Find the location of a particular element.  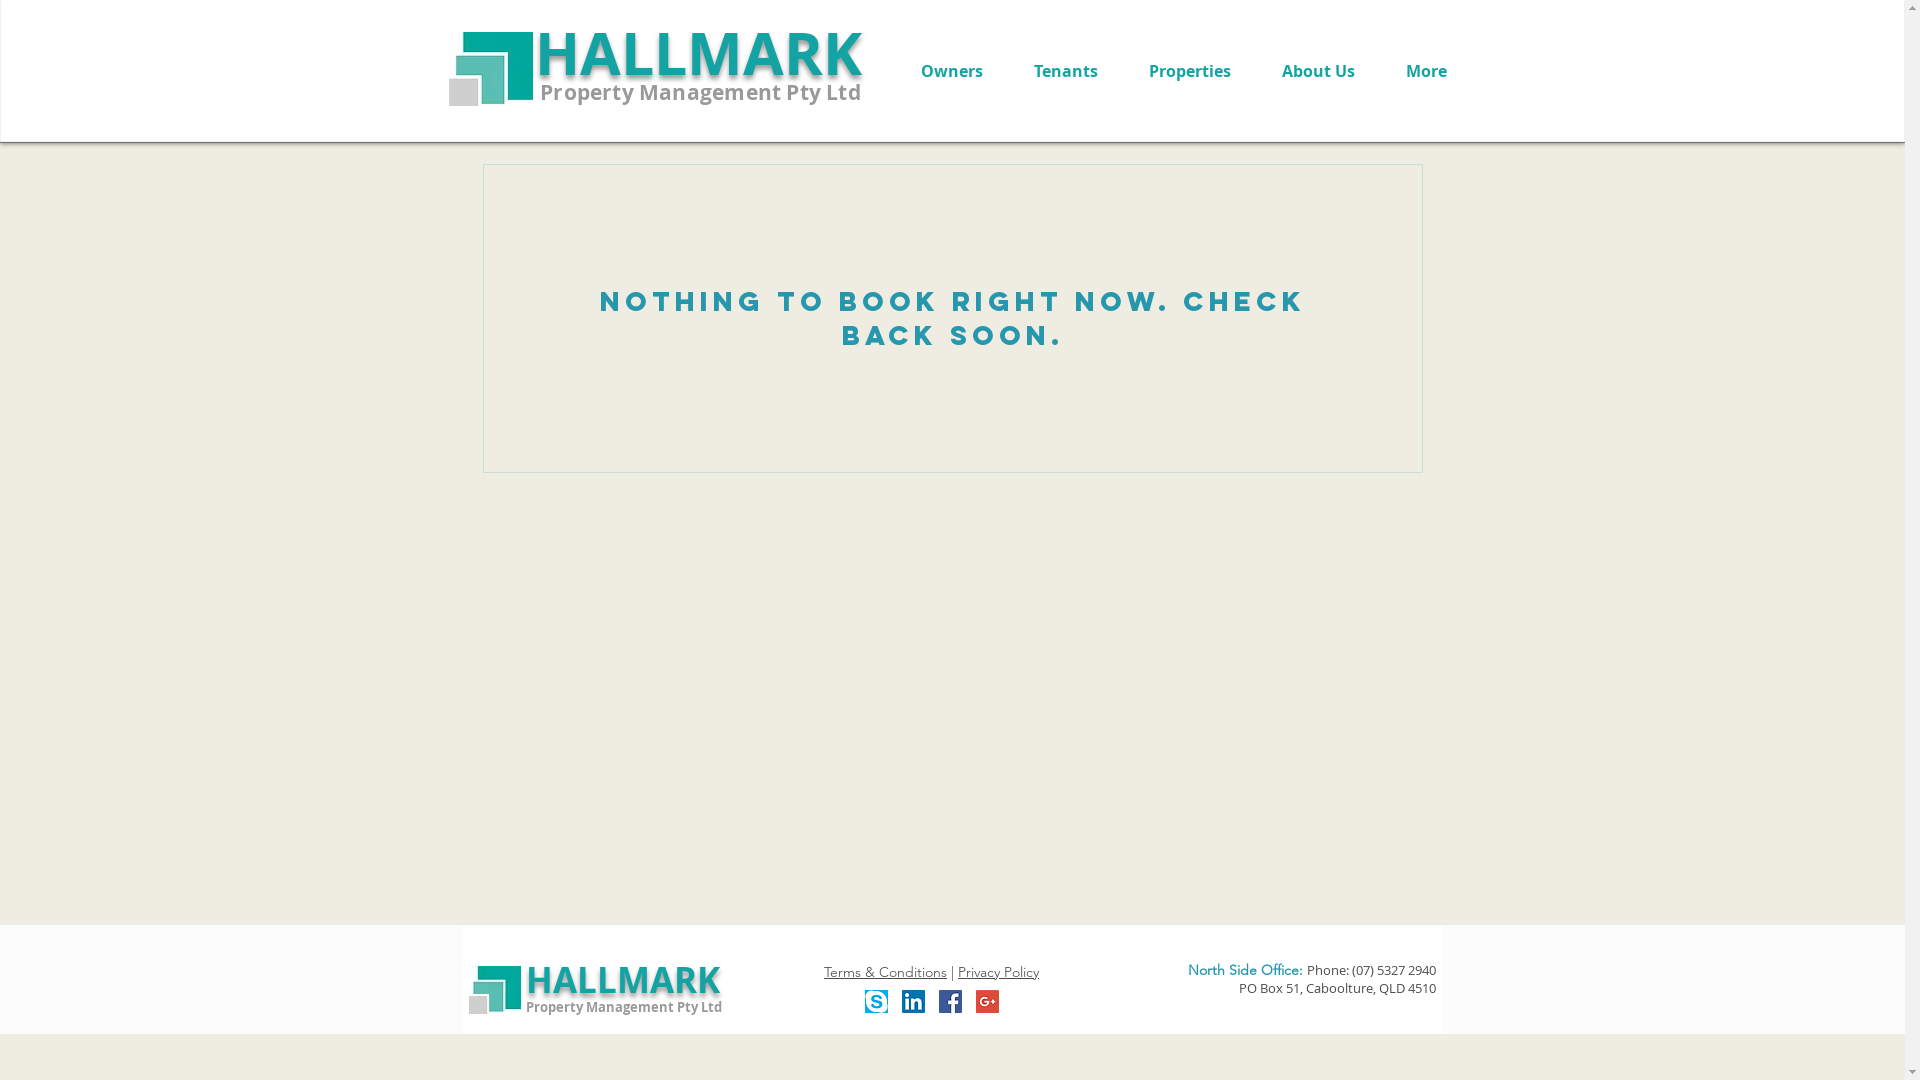

'Terms & Conditions' is located at coordinates (884, 971).